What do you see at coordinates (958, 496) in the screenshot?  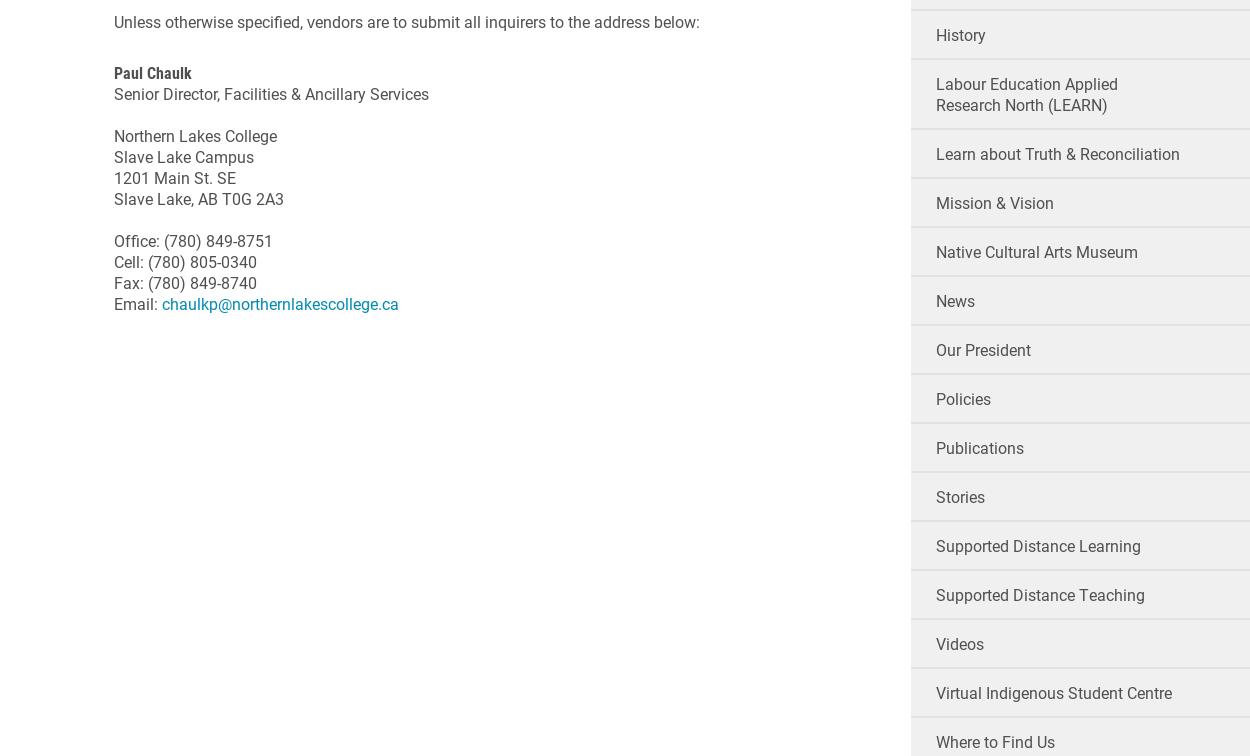 I see `'Stories'` at bounding box center [958, 496].